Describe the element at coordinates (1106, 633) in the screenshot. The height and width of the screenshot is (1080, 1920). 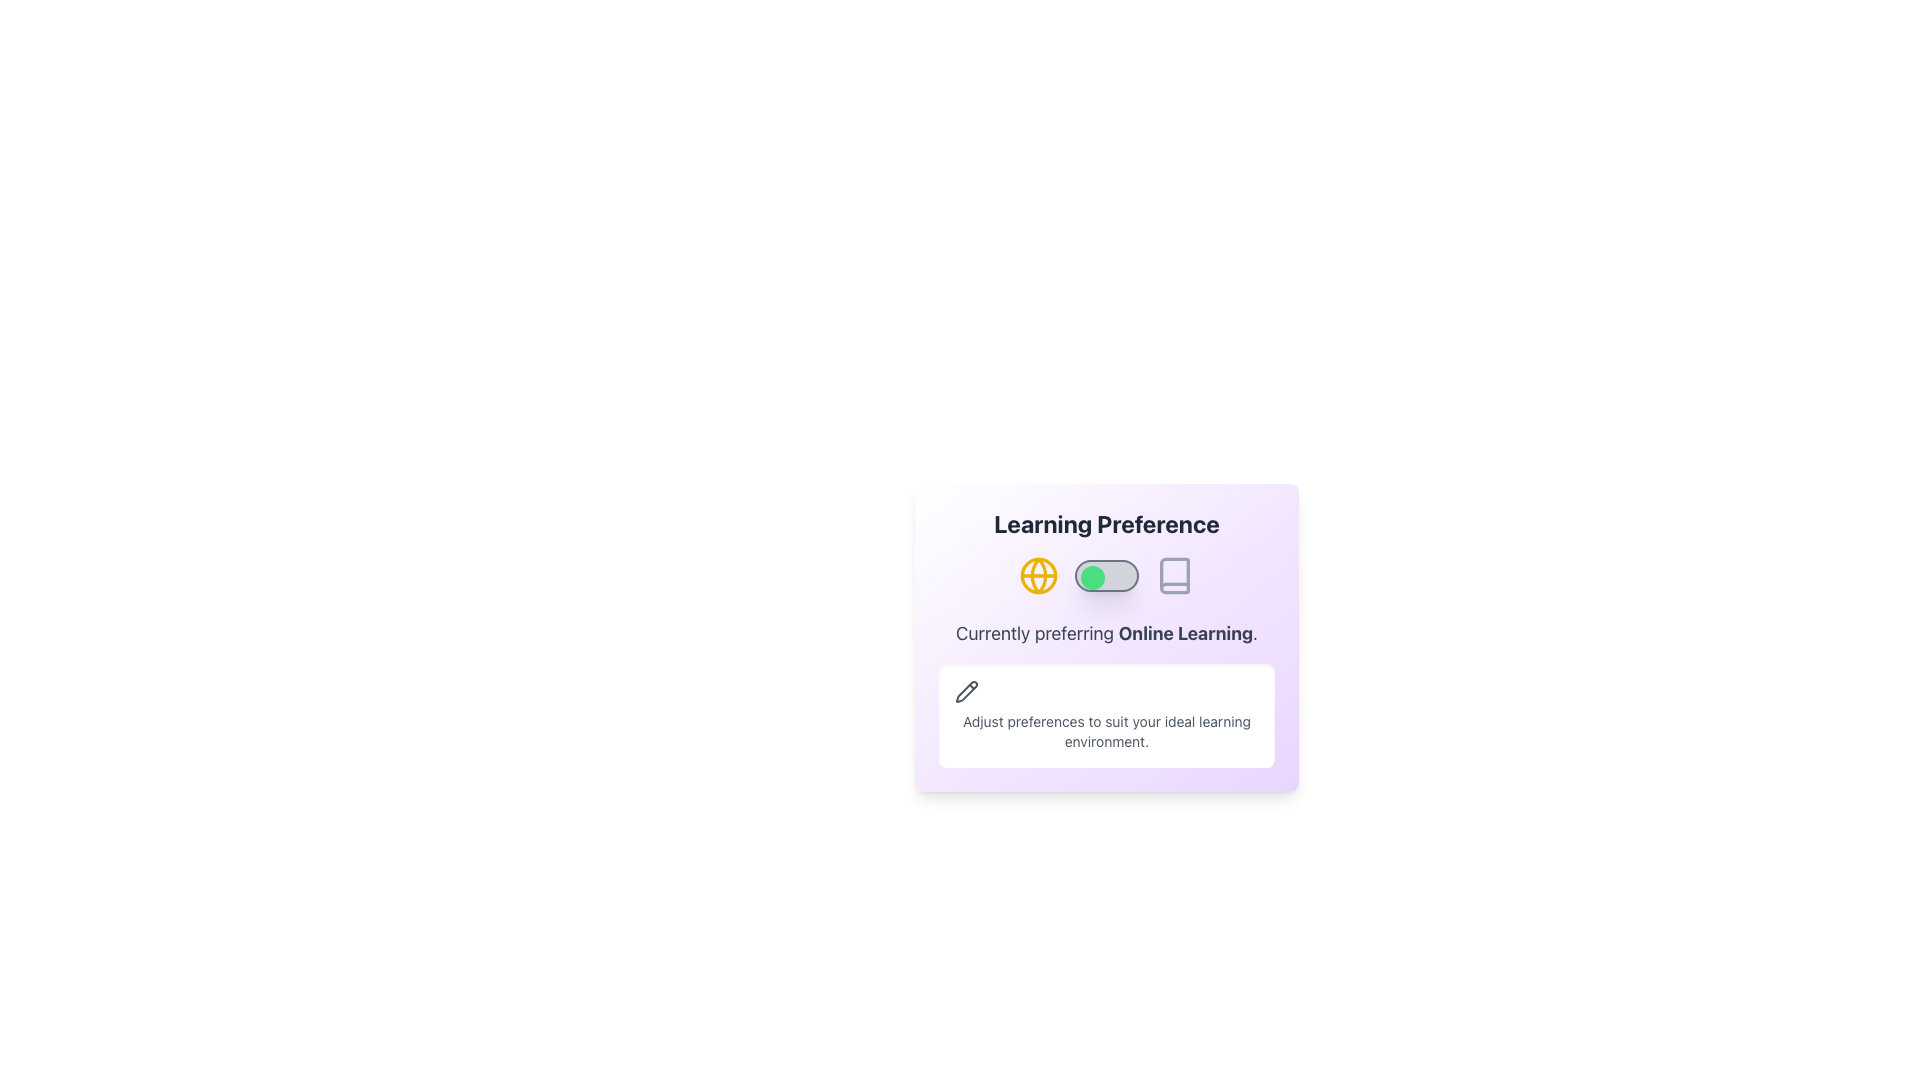
I see `the centered text block displaying 'Currently preferring Online Learning.' in a medium-sized grey font, part of the 'Learning Preference' card` at that location.